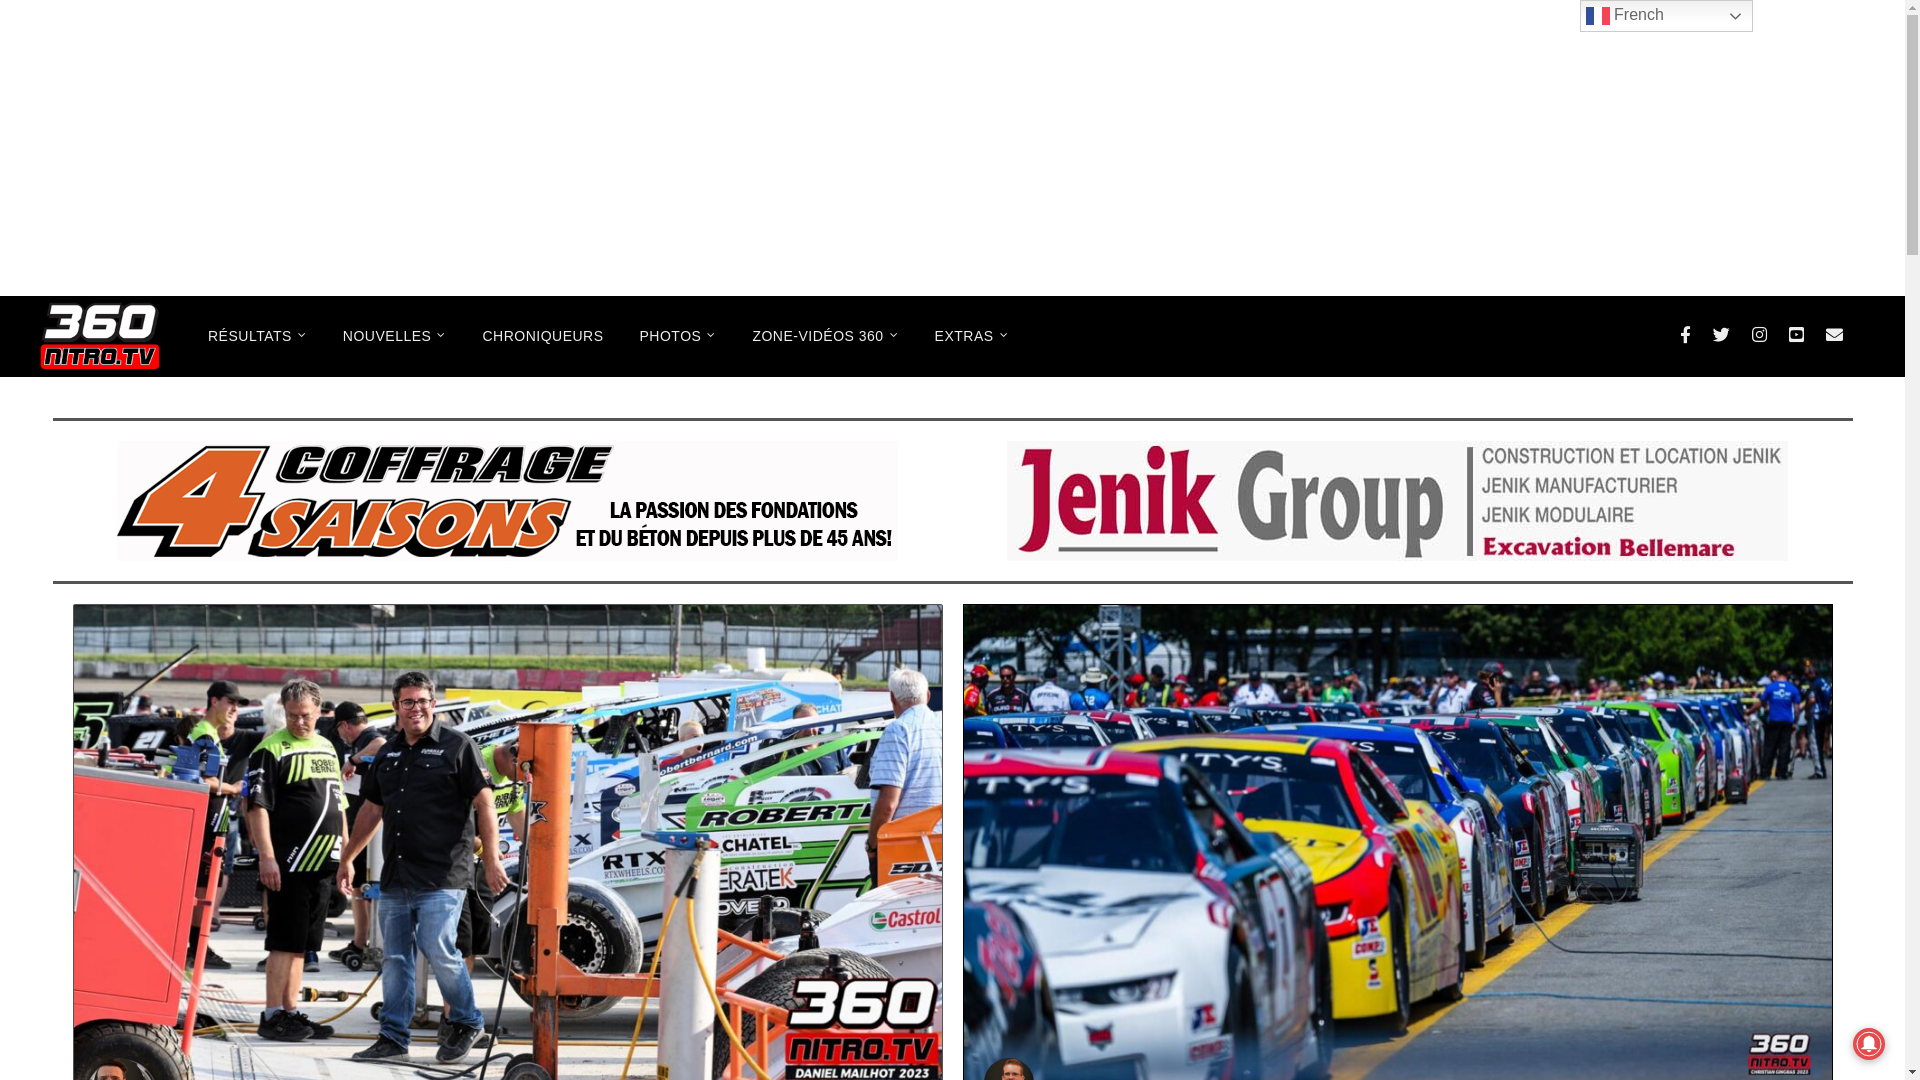  I want to click on 'NOUVELLES', so click(394, 334).